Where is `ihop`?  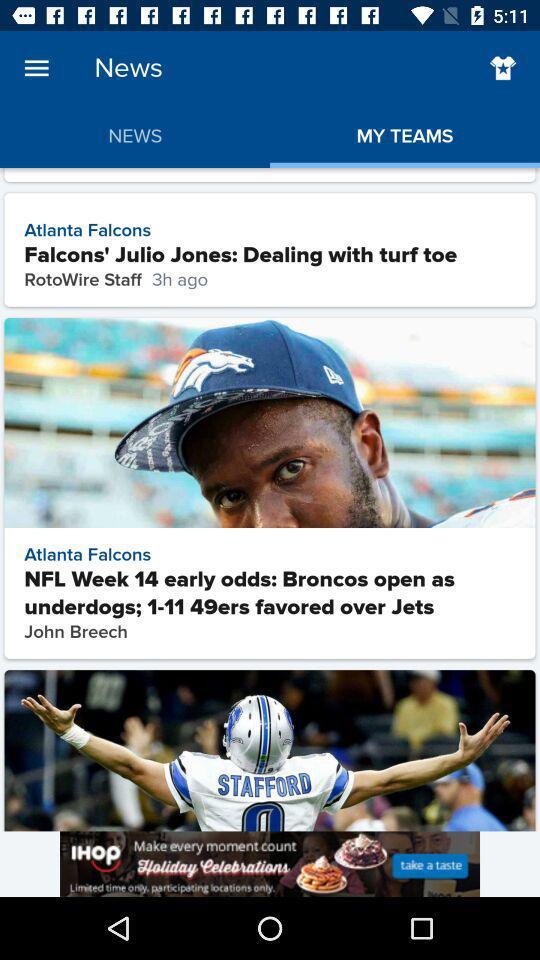
ihop is located at coordinates (270, 863).